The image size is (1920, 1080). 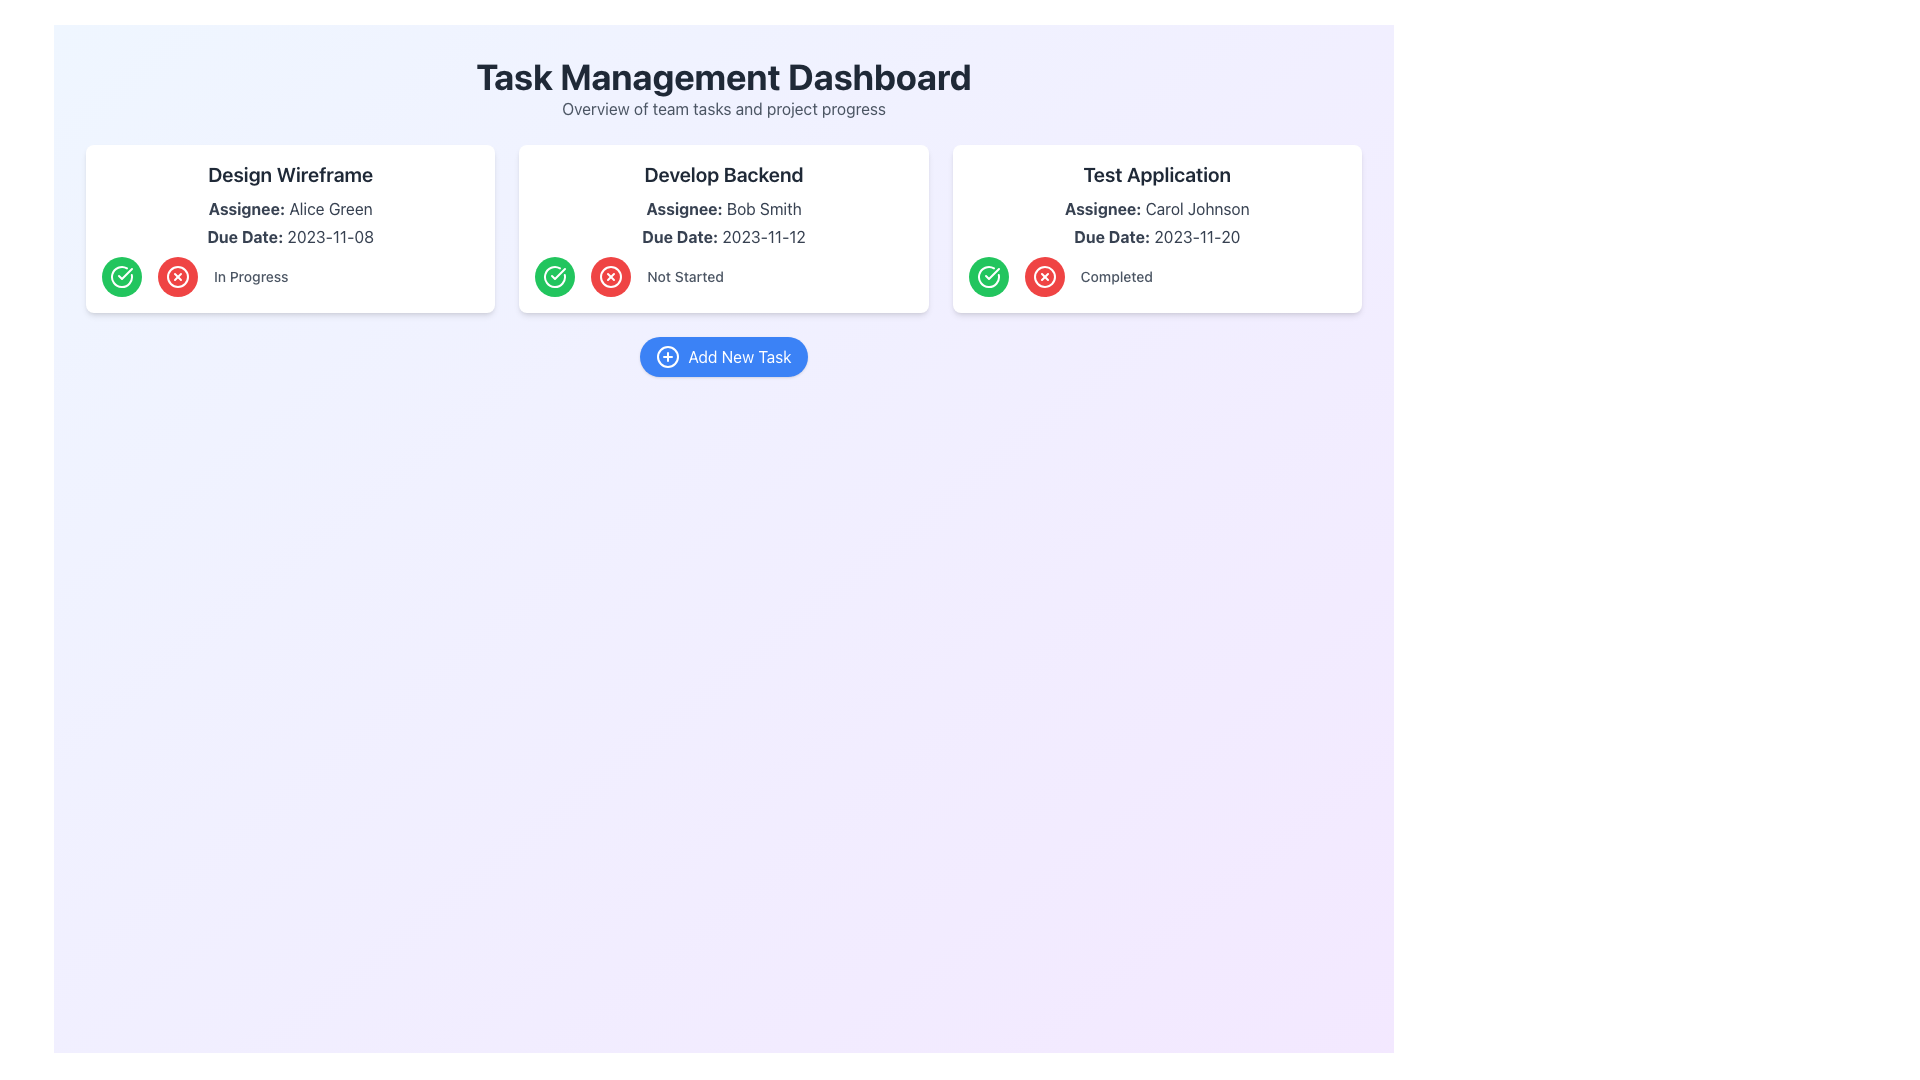 I want to click on the circular icon with a plus sign in its center, located to the left of the 'Add New Task' text within the button, so click(x=668, y=356).